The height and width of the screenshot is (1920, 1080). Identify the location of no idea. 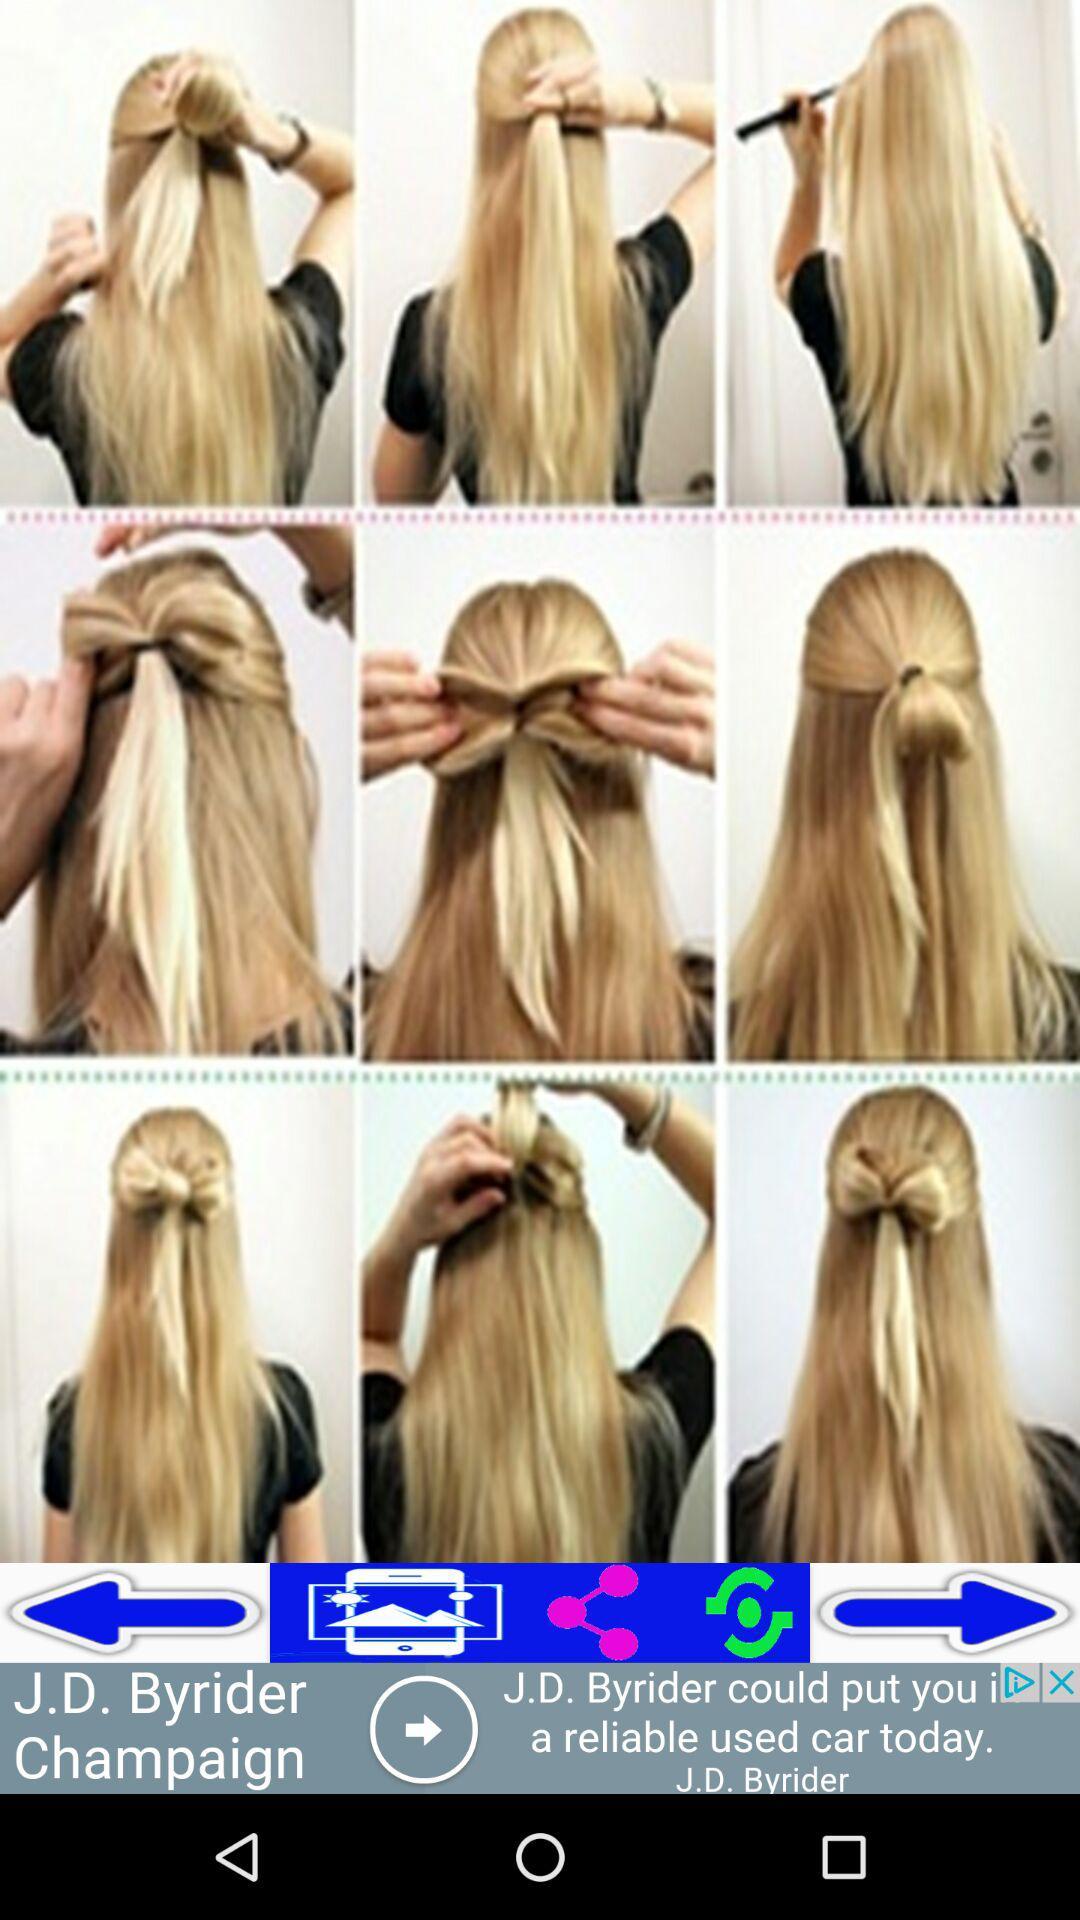
(540, 1727).